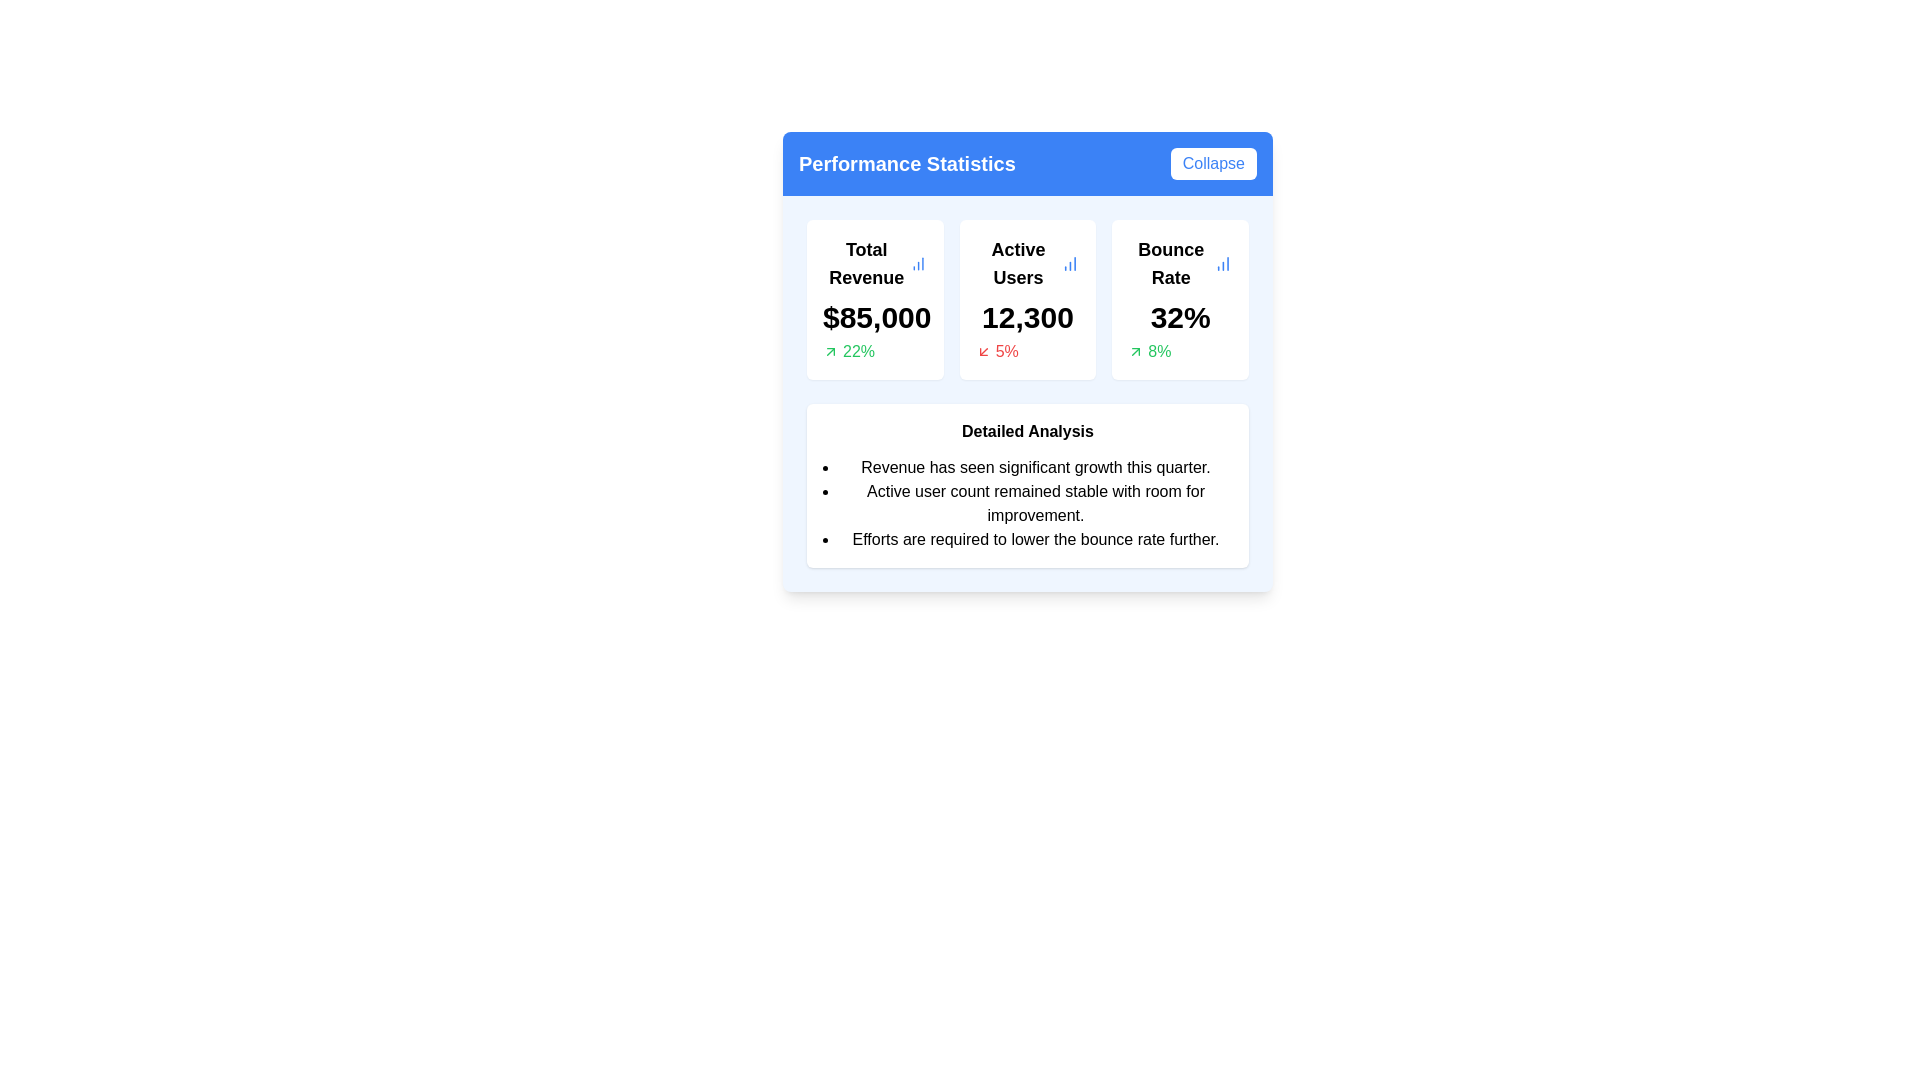 This screenshot has height=1080, width=1920. I want to click on statistical data displayed on the Informational card that presents total revenue figures and trends, located at the top-left corner of the grid layout, so click(875, 300).